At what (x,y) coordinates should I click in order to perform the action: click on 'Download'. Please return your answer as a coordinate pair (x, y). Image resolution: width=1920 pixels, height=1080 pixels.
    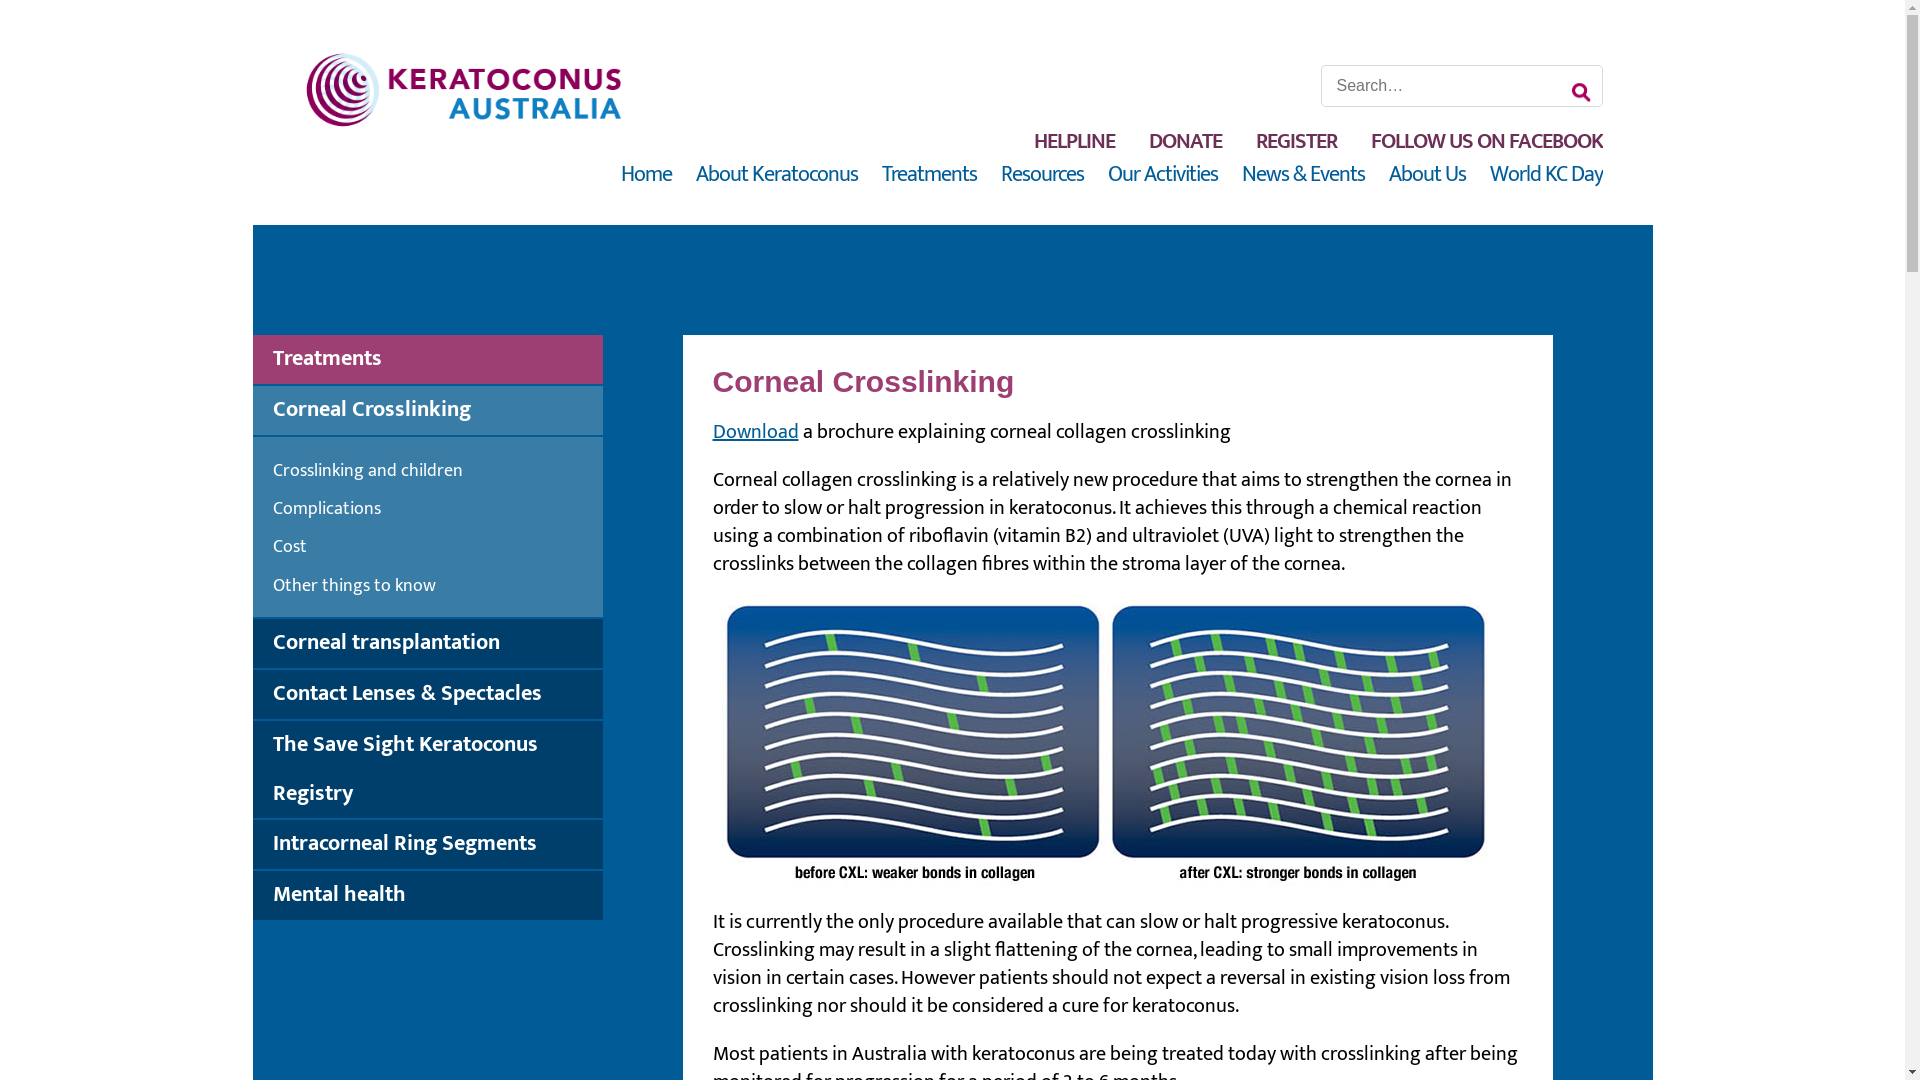
    Looking at the image, I should click on (753, 431).